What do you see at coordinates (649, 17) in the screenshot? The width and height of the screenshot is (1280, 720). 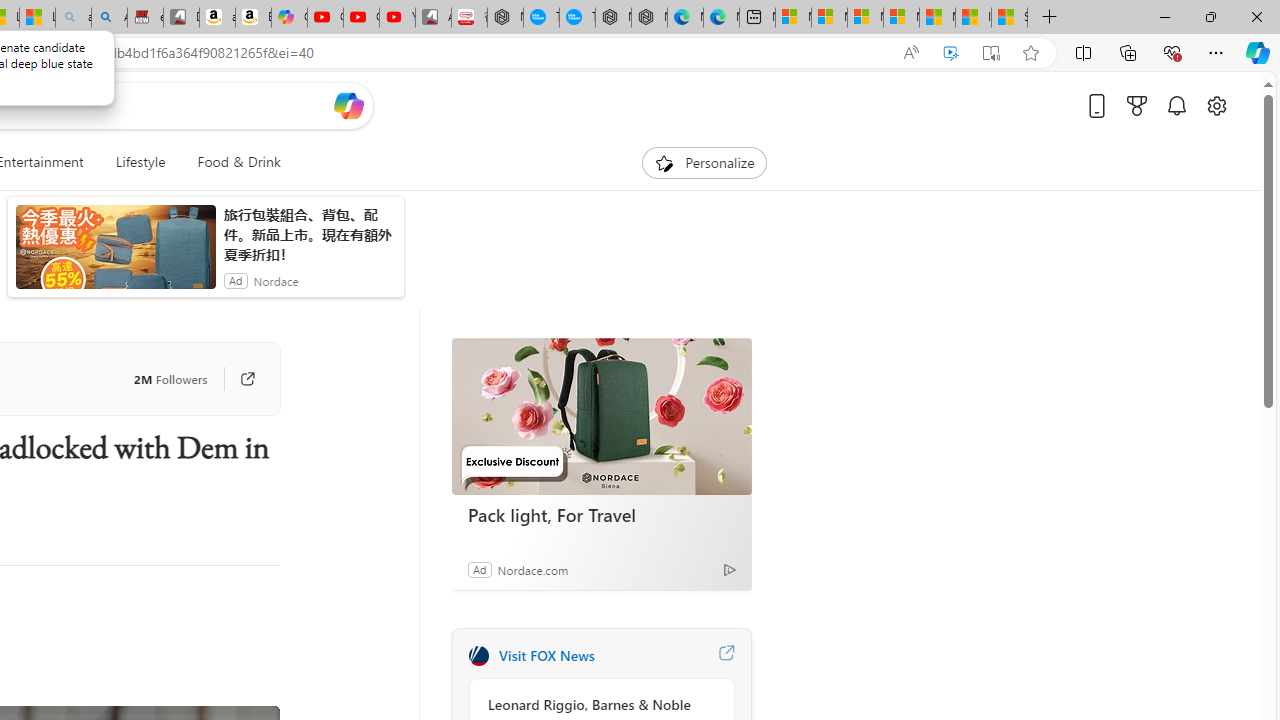 I see `'Nordace - Nordace has arrived Hong Kong'` at bounding box center [649, 17].